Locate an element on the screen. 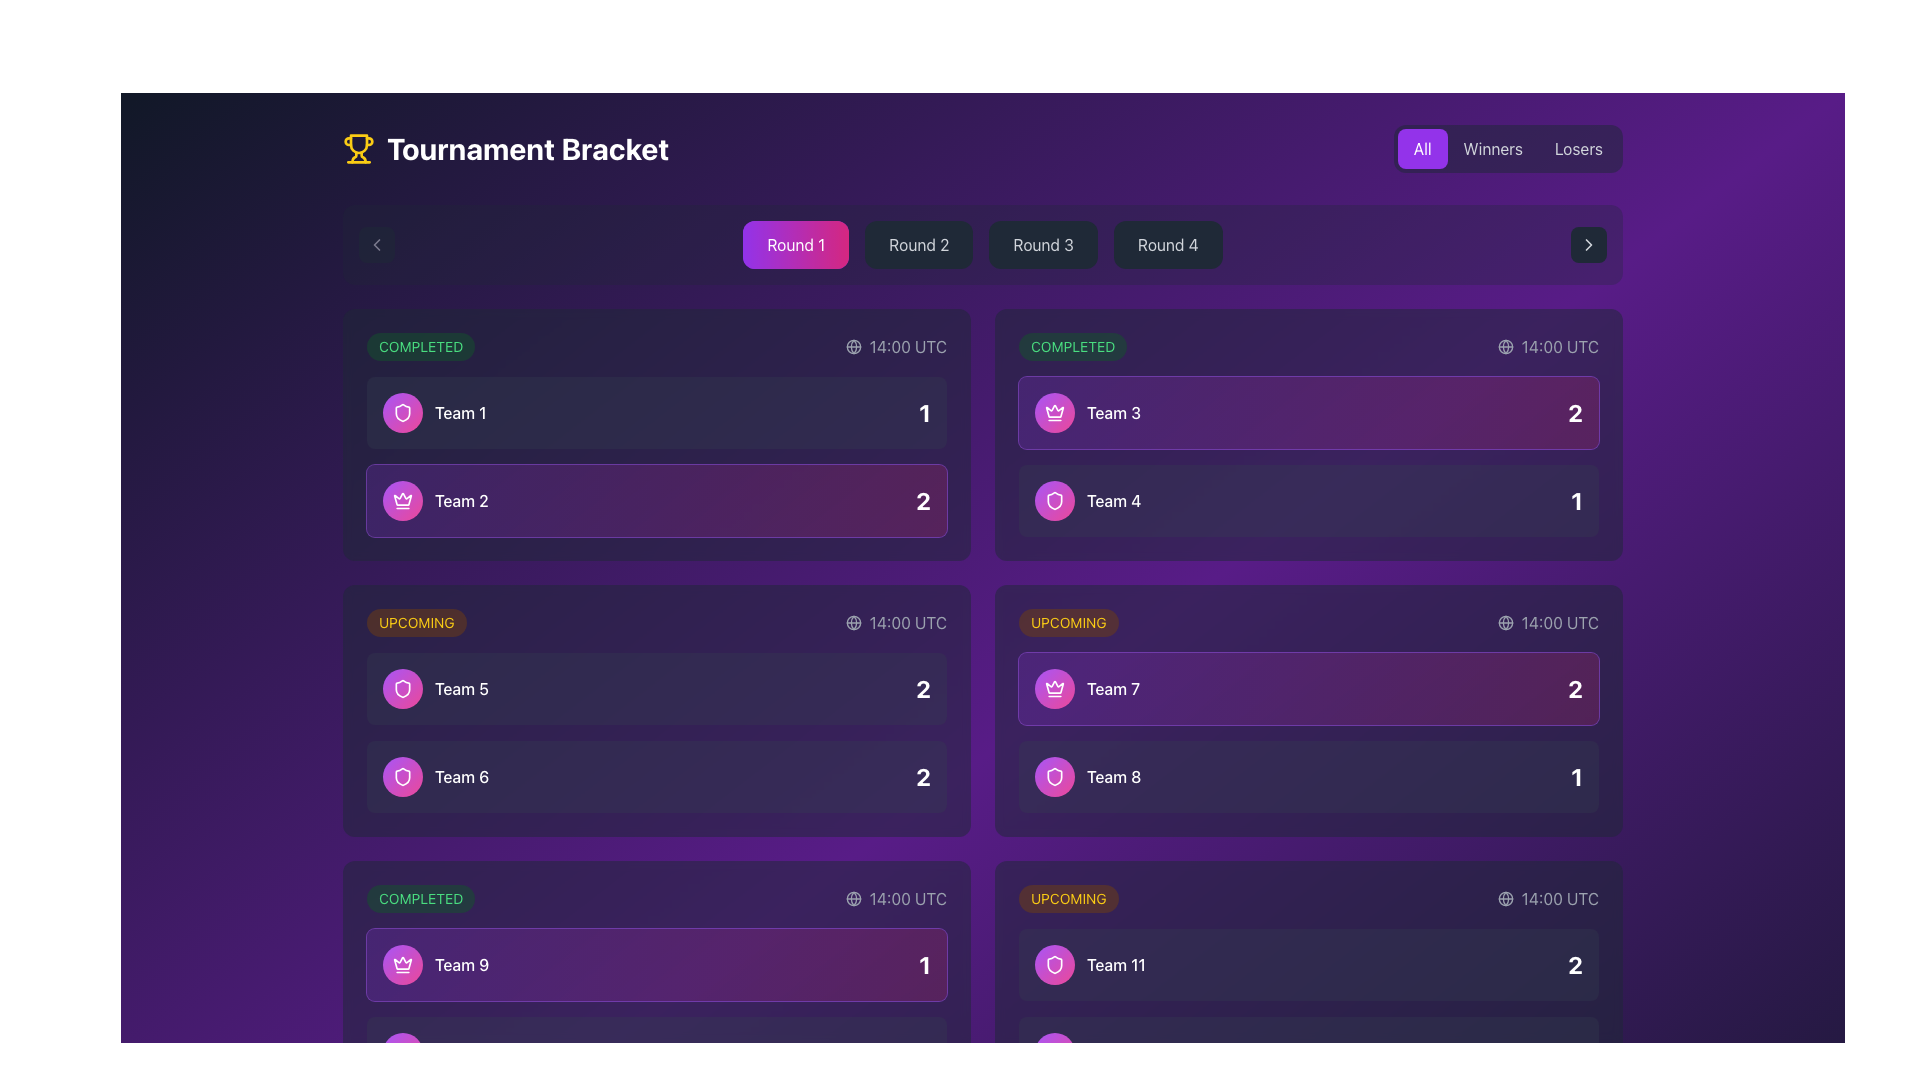  the shield icon with a pink fill color, which represents a protective feature and is located at the top-left of the 'Team 5' item in the 'Upcoming' section is located at coordinates (402, 411).